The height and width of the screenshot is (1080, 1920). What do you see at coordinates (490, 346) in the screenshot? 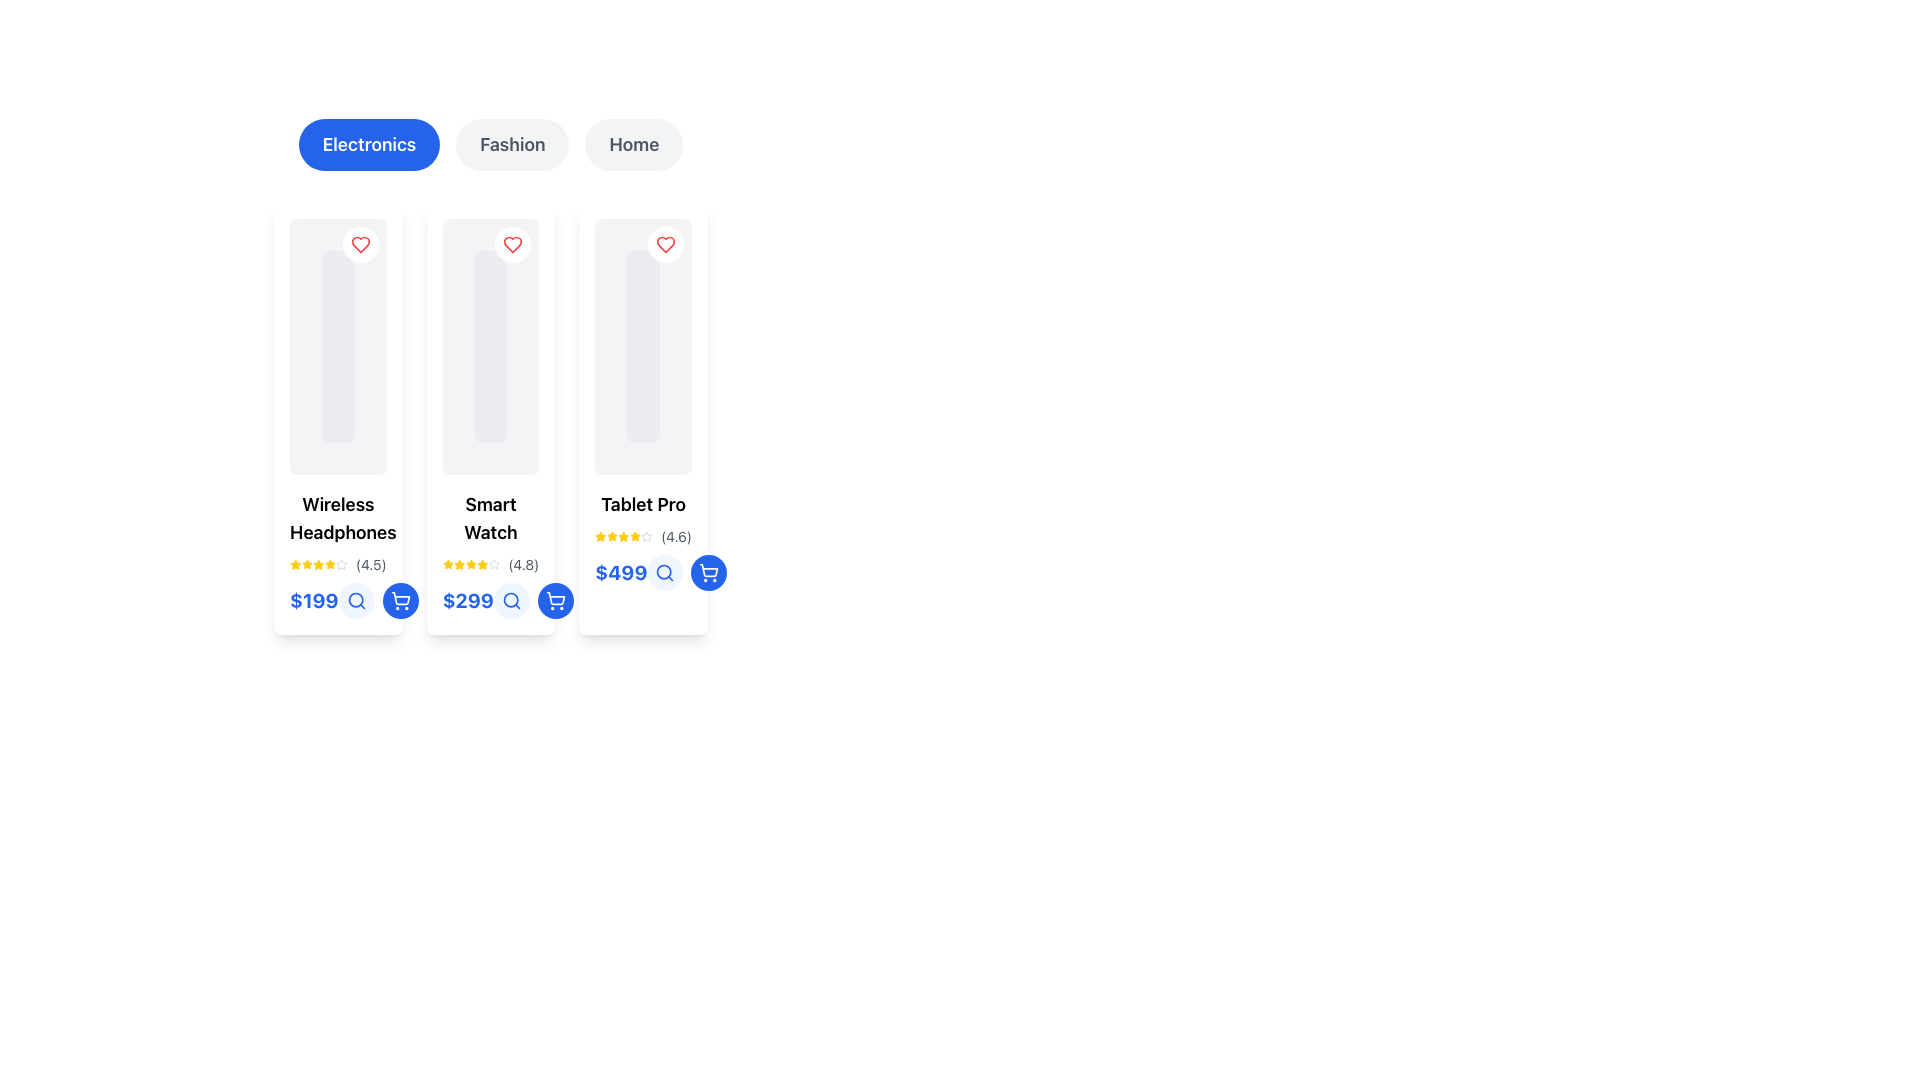
I see `the loading indicator located at the top center of the 'Smart Watch' card in the 'Electronics' section` at bounding box center [490, 346].